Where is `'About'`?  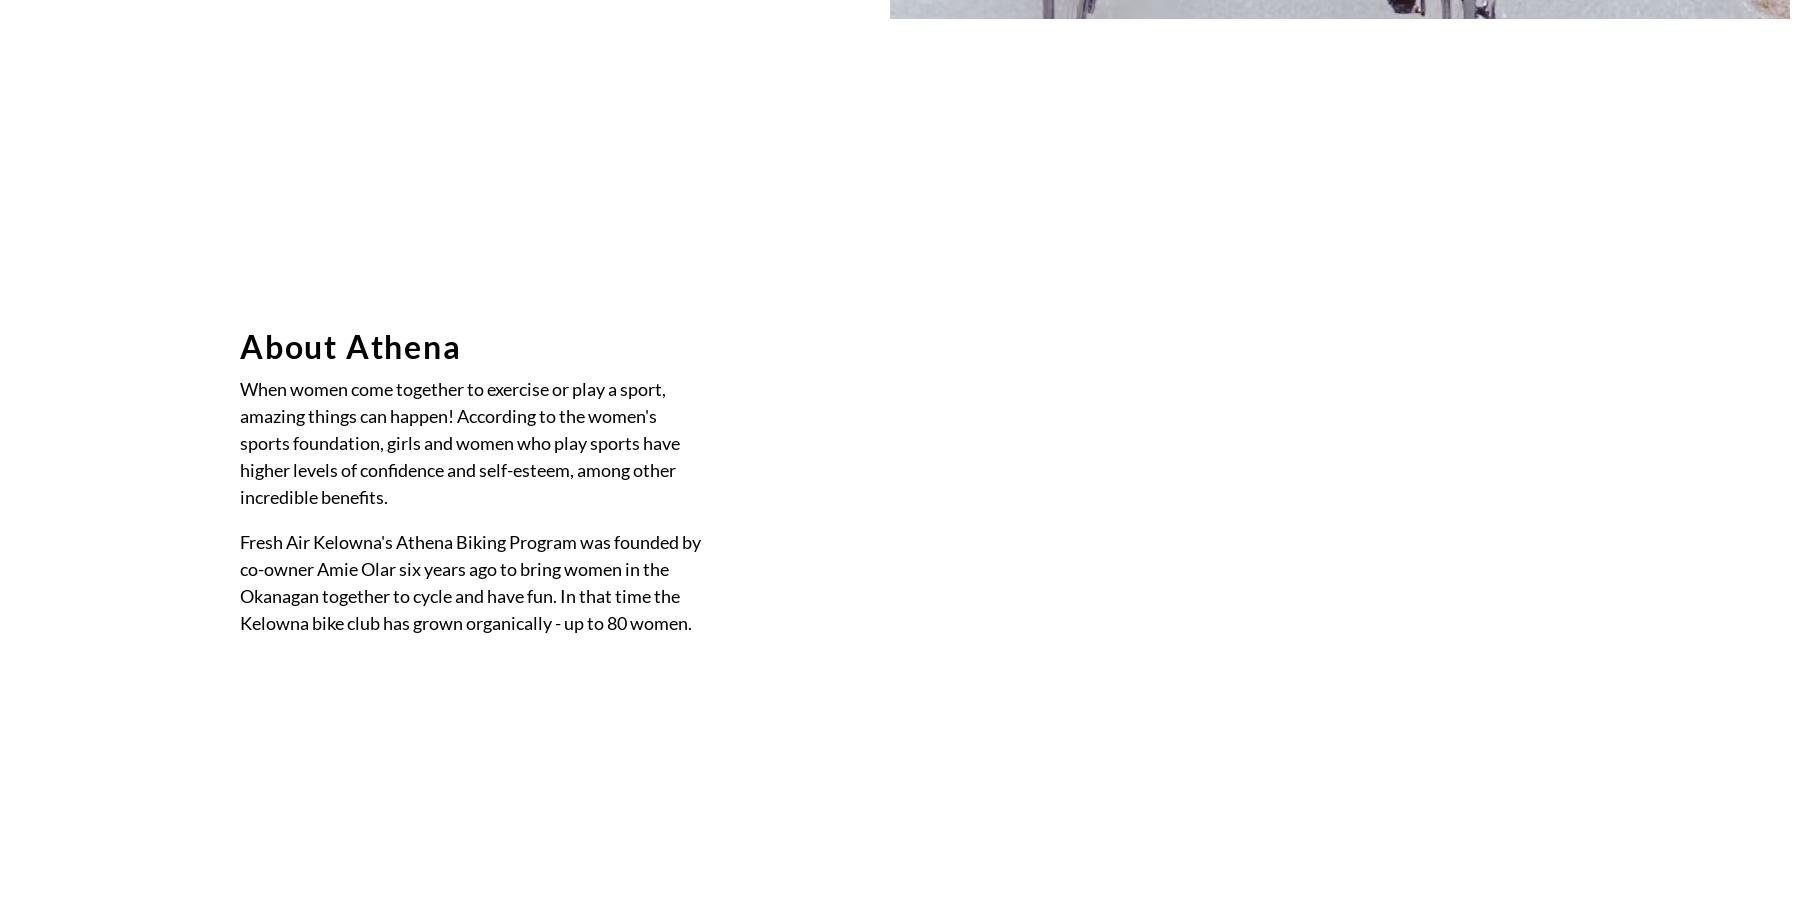
'About' is located at coordinates (856, 246).